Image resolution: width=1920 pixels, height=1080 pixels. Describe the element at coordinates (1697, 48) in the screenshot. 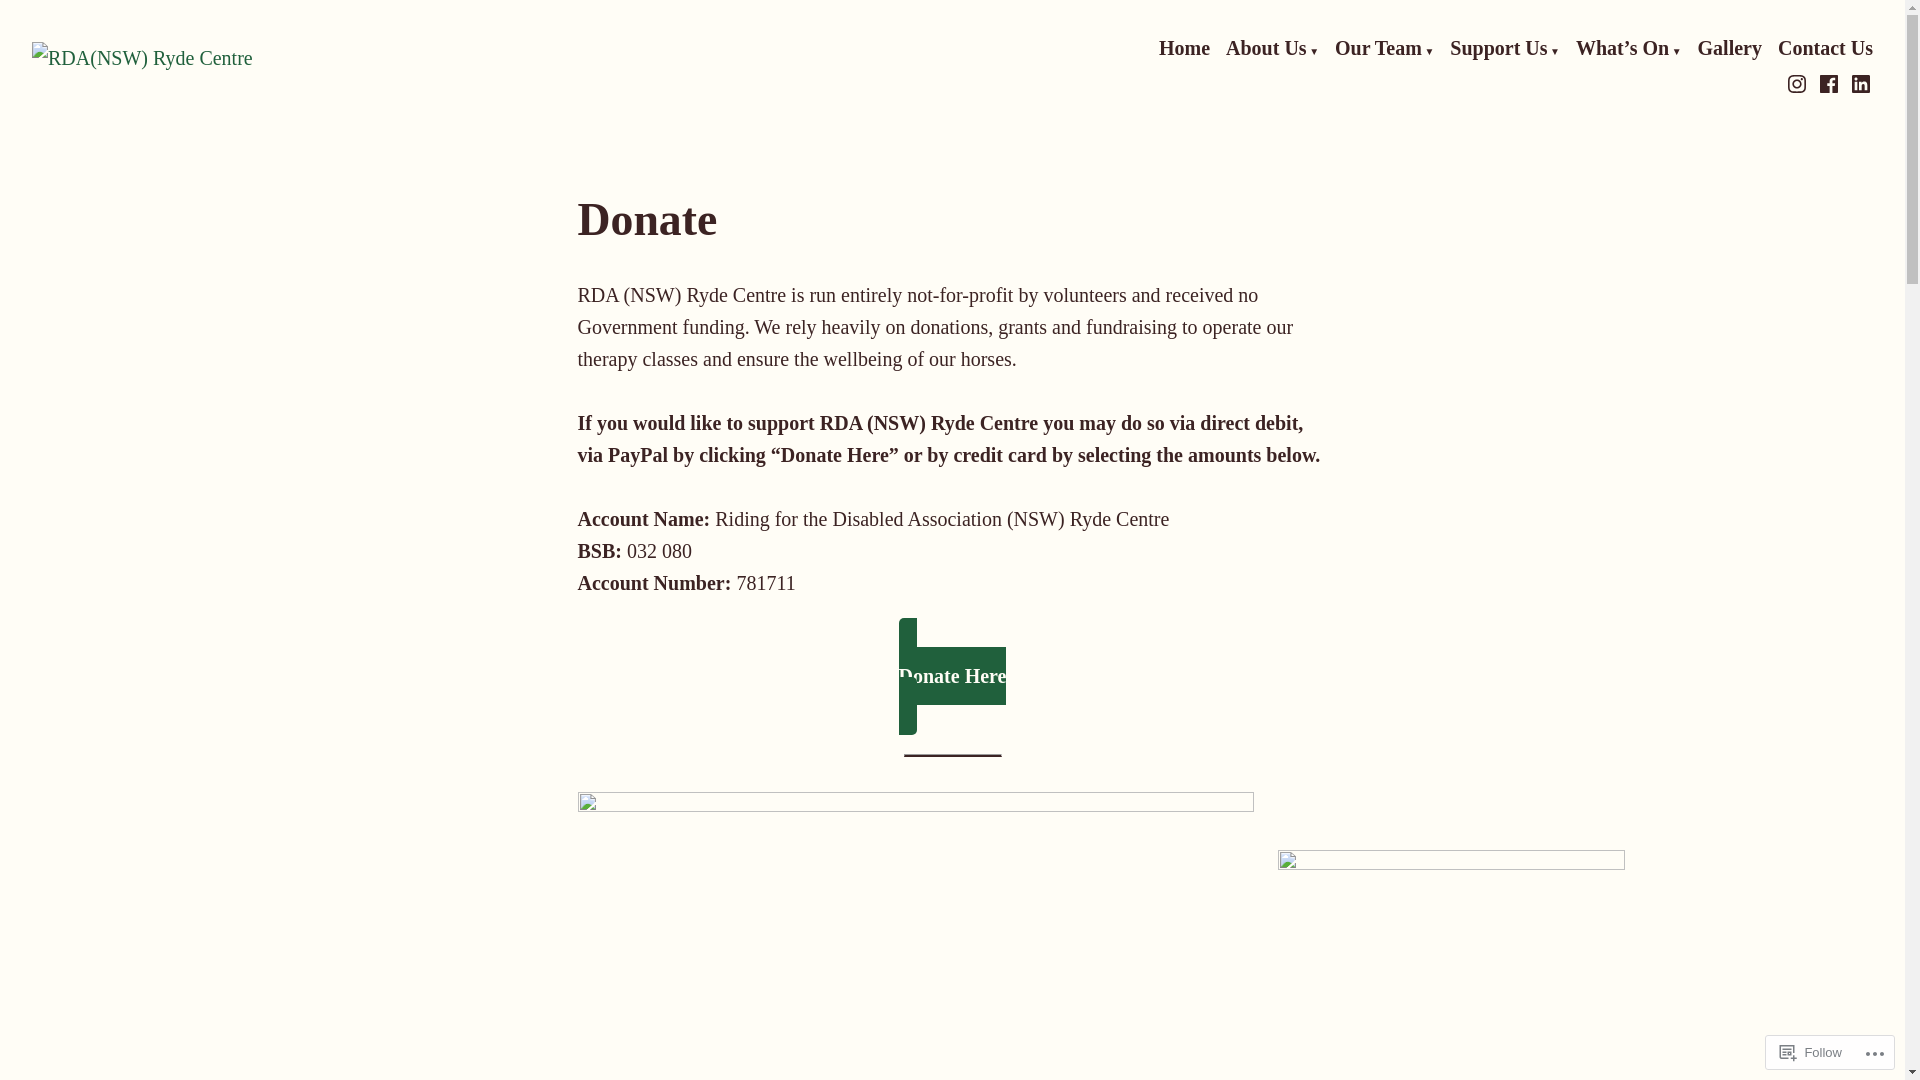

I see `'Gallery'` at that location.